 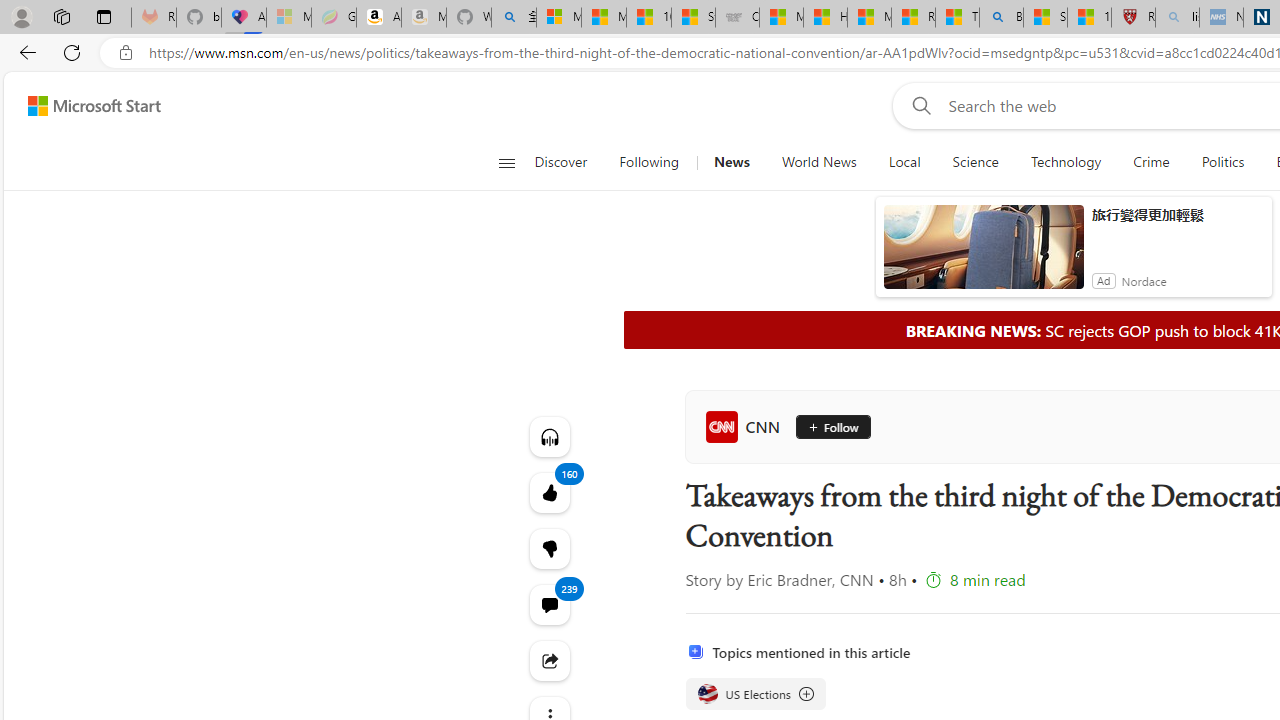 I want to click on 'View comments 239 Comment', so click(x=549, y=603).